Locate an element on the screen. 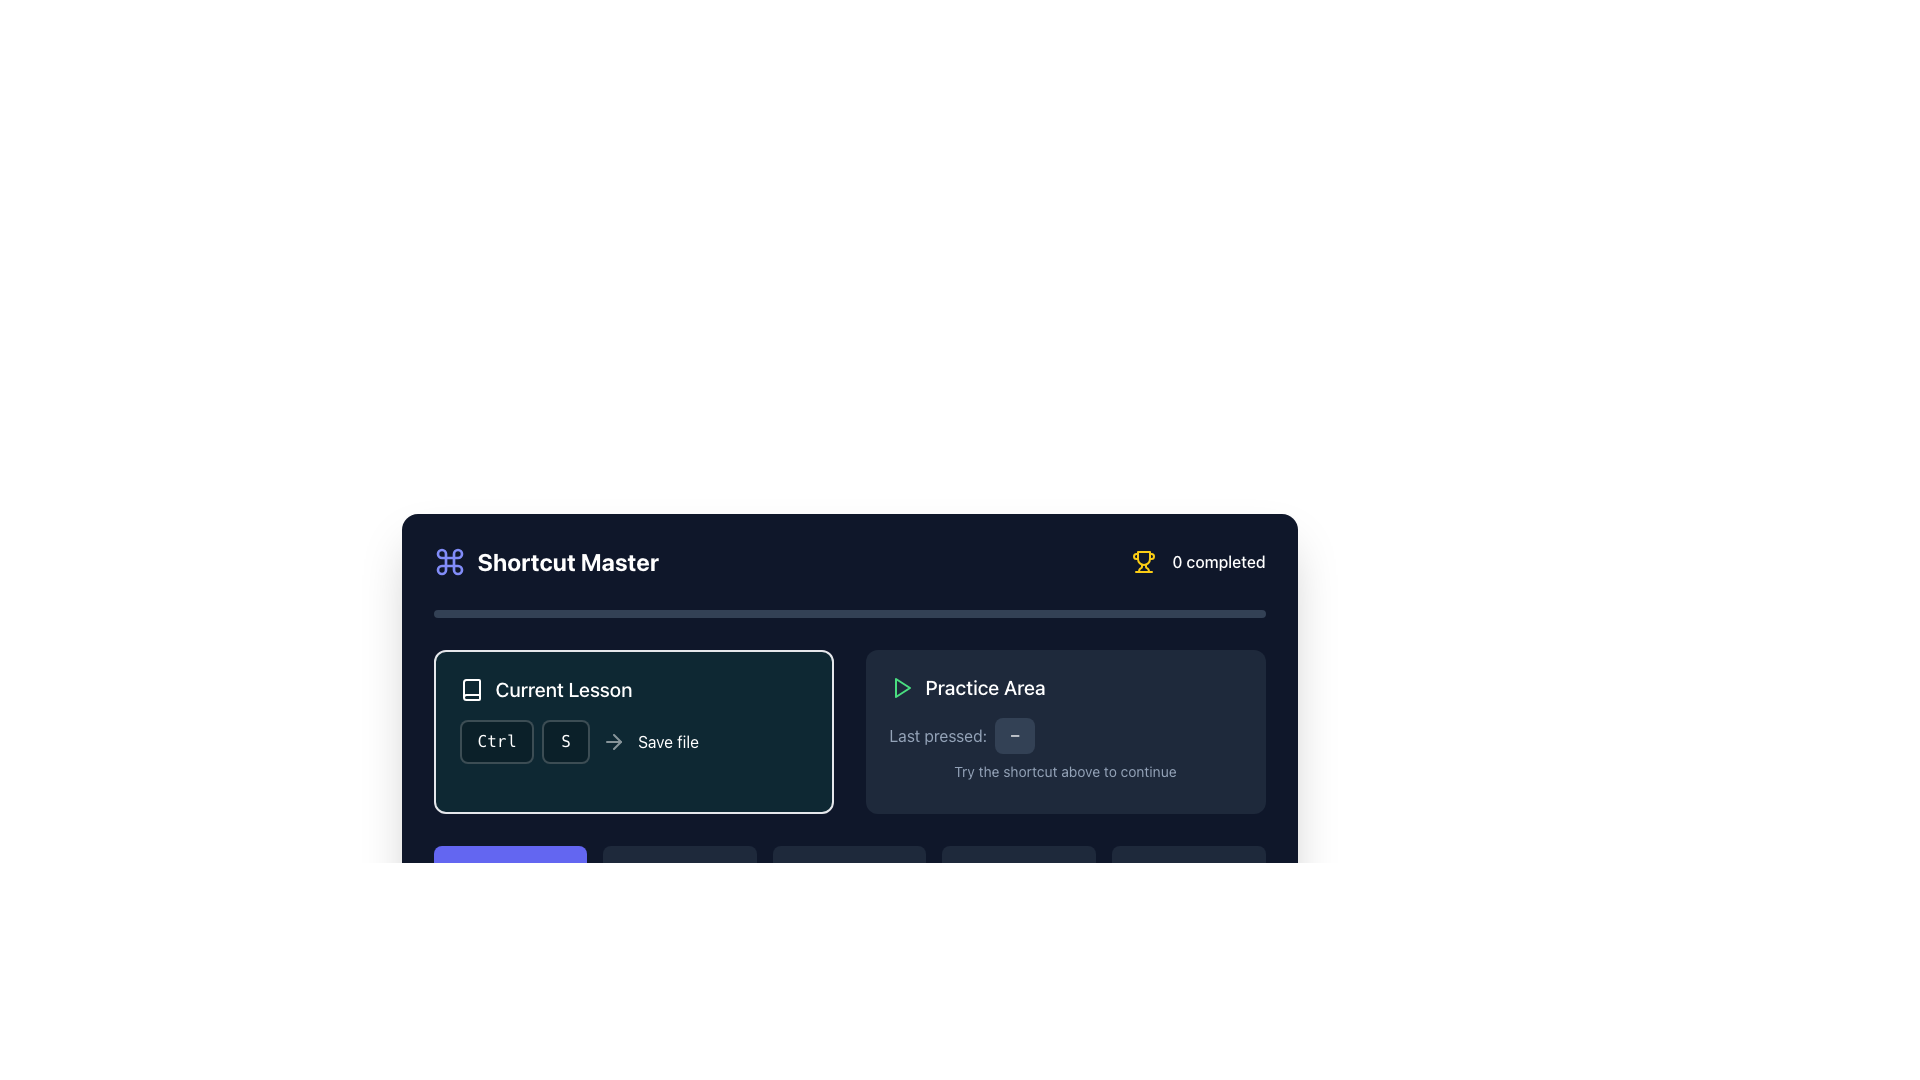 The image size is (1920, 1080). the non-interactive label-like visual UI component styled to resemble a button that displays 'Ctrl' in the 'Current Lesson' section is located at coordinates (496, 741).